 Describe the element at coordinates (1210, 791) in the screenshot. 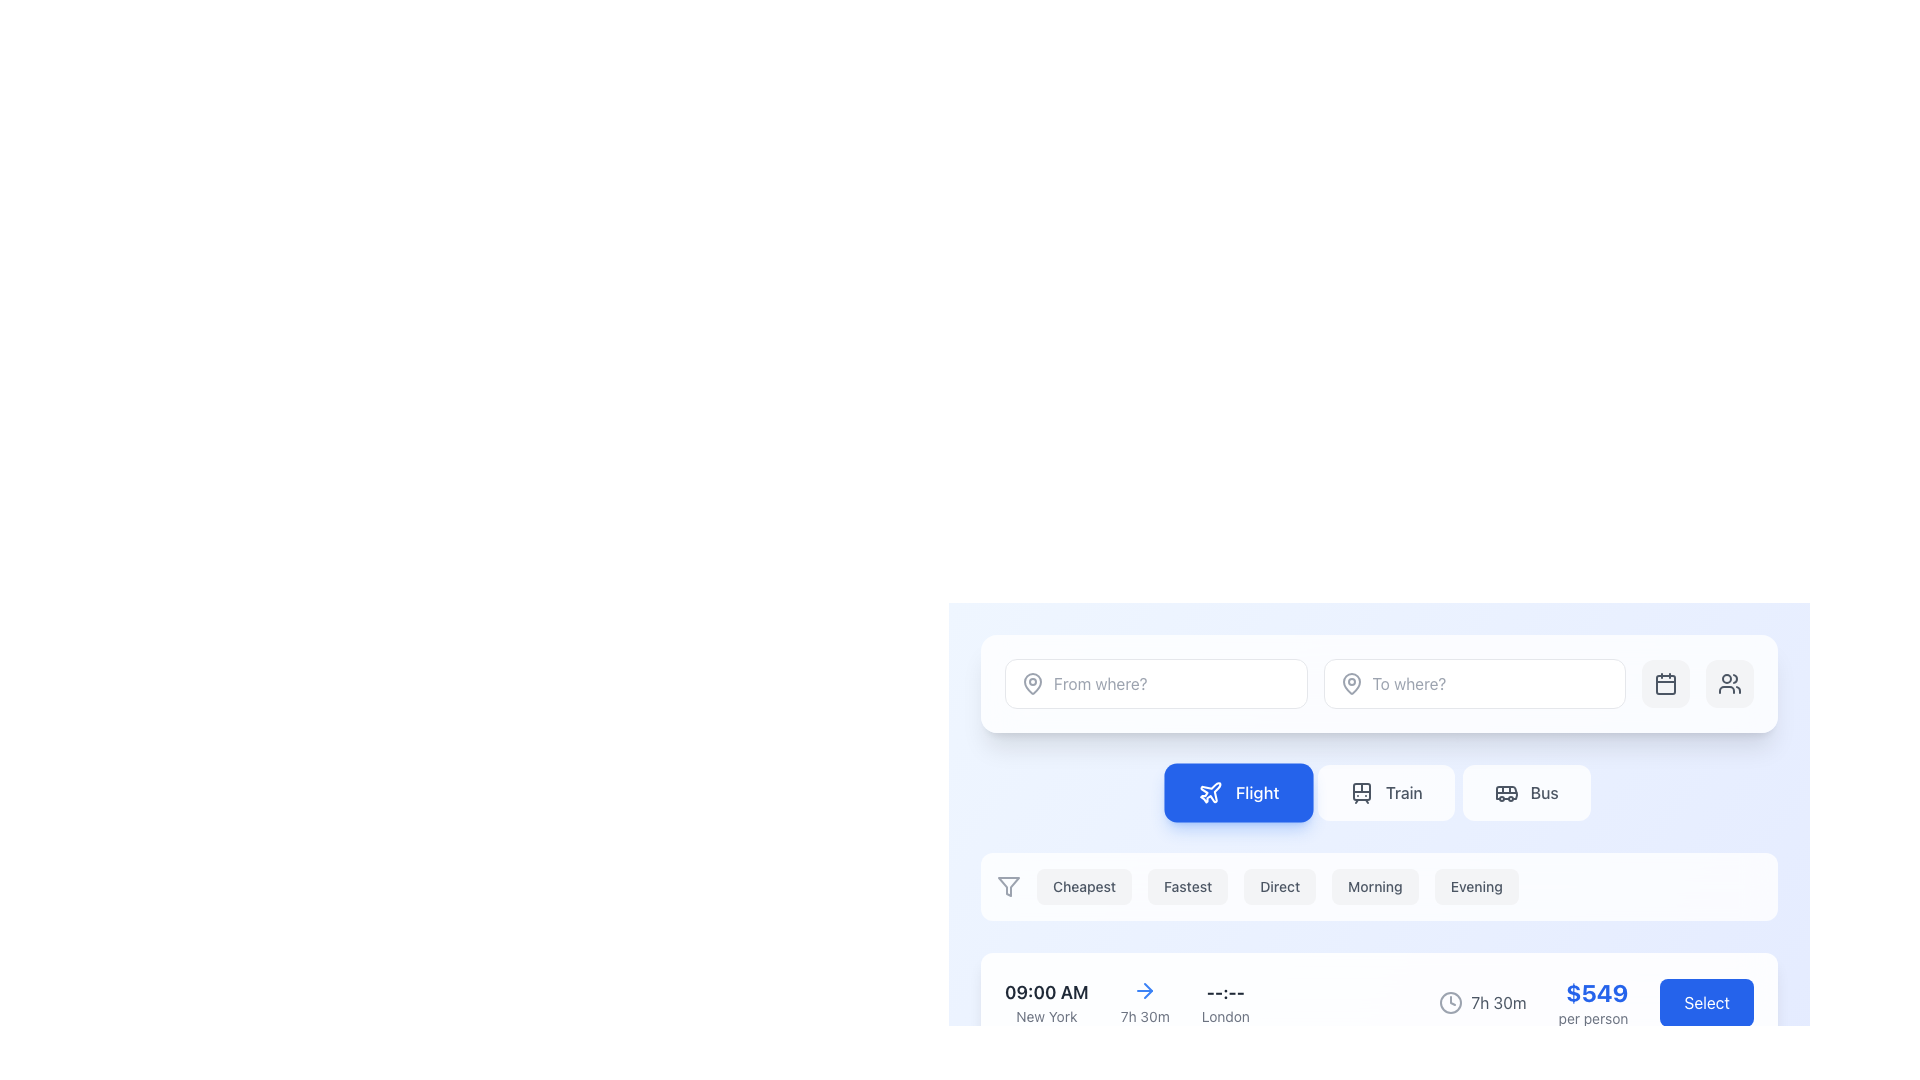

I see `the blue rectangular button representing the 'Flight' option in the transportation modes selector` at that location.